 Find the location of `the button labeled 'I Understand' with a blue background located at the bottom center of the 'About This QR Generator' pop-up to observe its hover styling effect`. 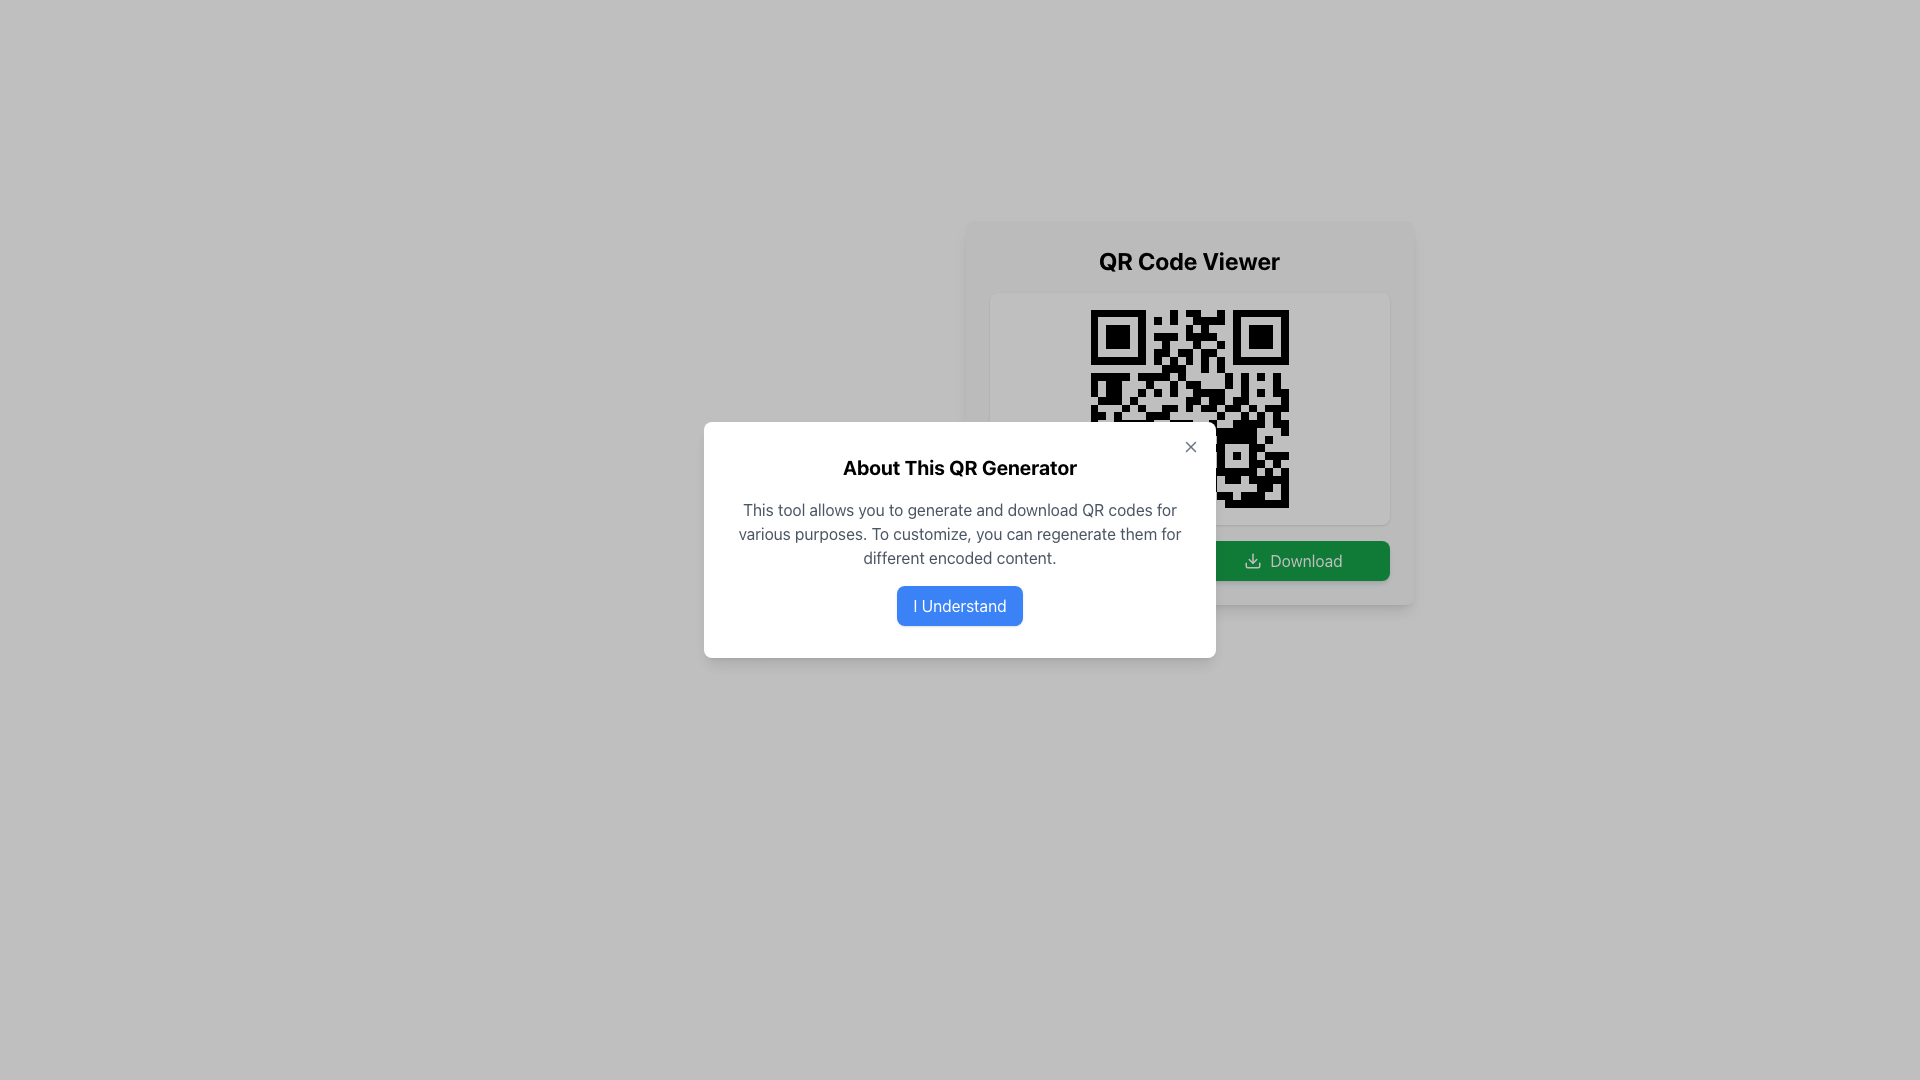

the button labeled 'I Understand' with a blue background located at the bottom center of the 'About This QR Generator' pop-up to observe its hover styling effect is located at coordinates (960, 604).